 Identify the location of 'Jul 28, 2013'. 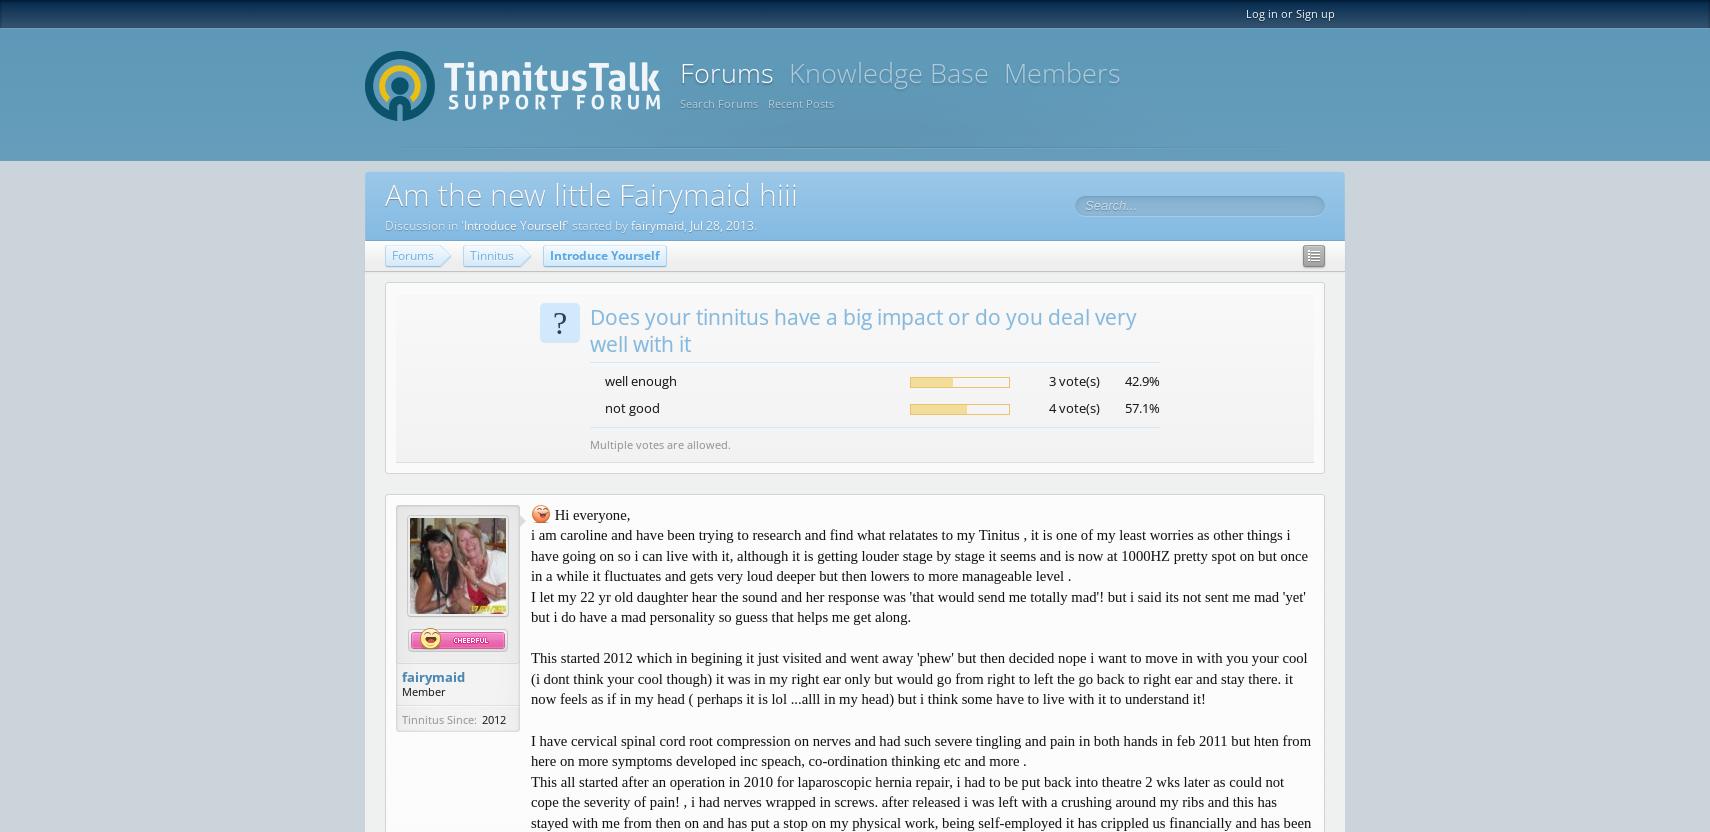
(721, 225).